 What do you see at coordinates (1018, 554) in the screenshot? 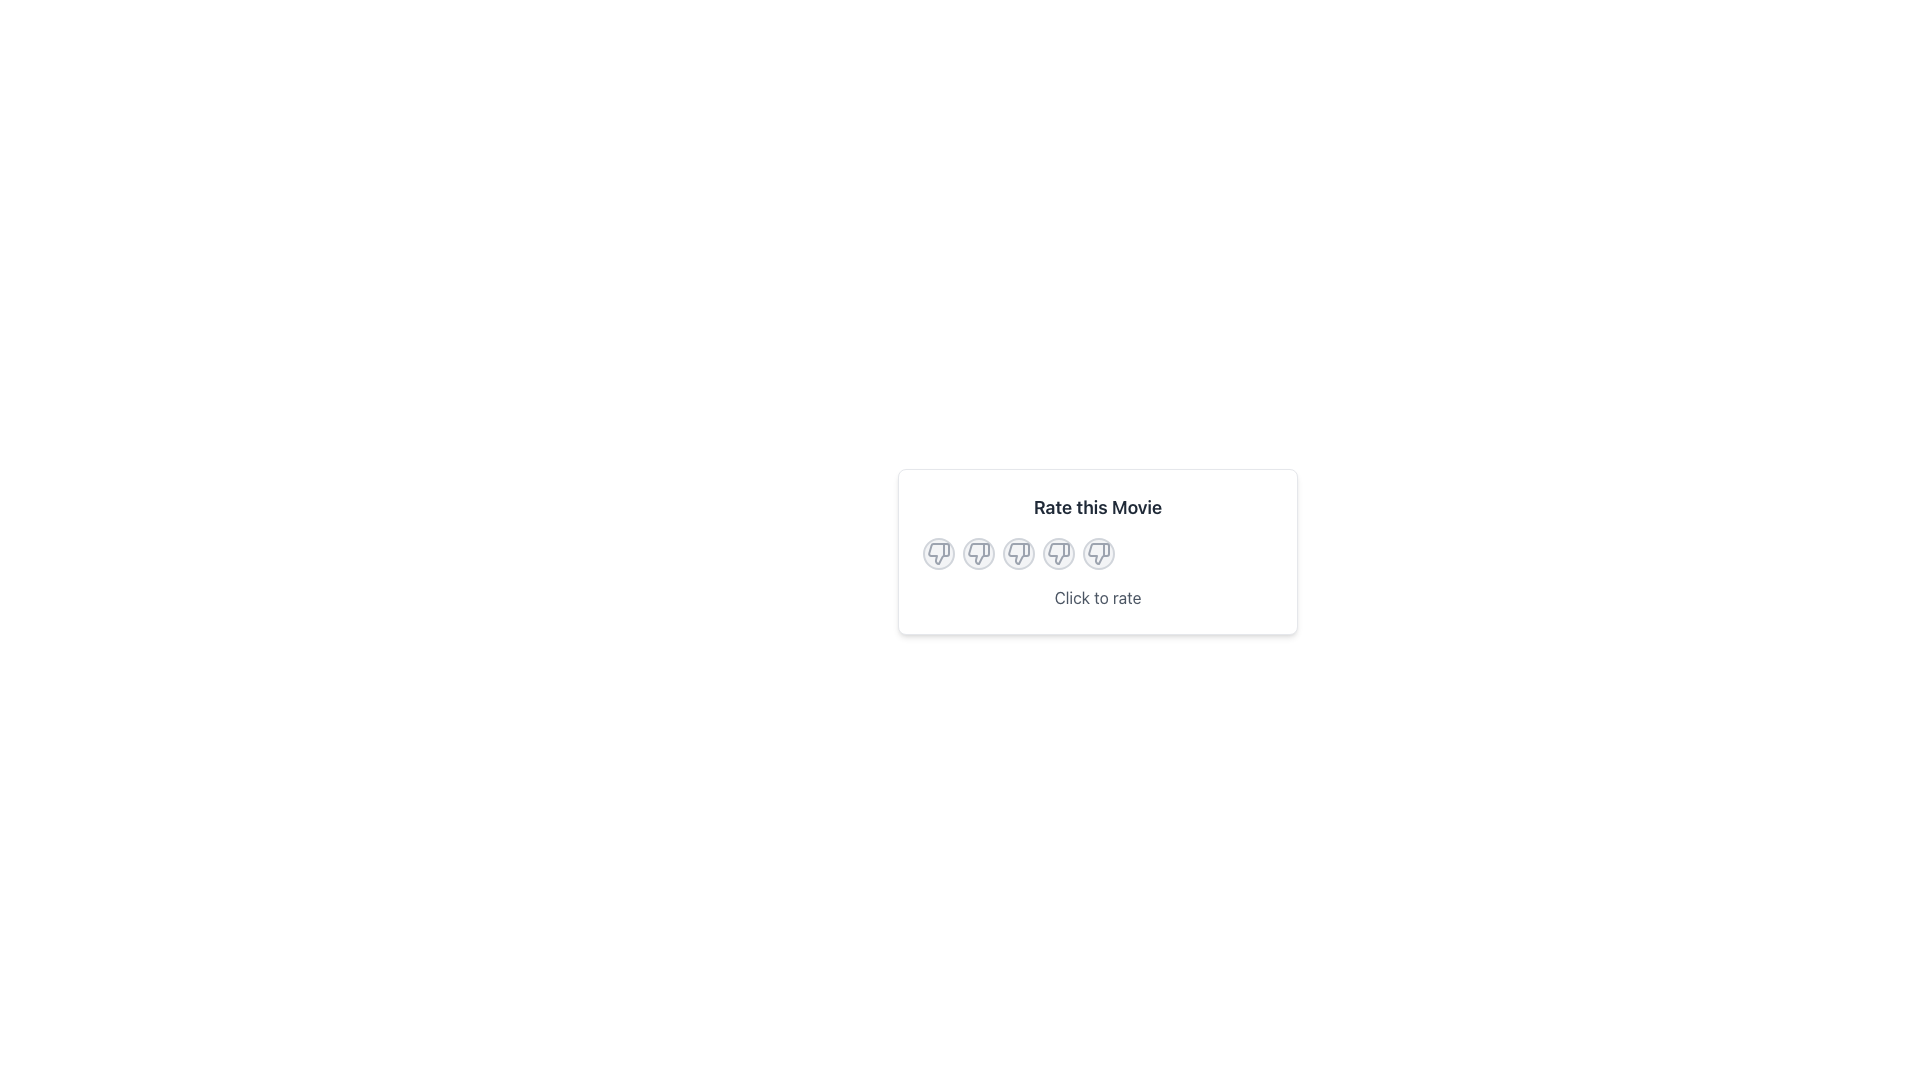
I see `the third circular Rating button from the left, which has a light gray background and a thumbs-down icon` at bounding box center [1018, 554].